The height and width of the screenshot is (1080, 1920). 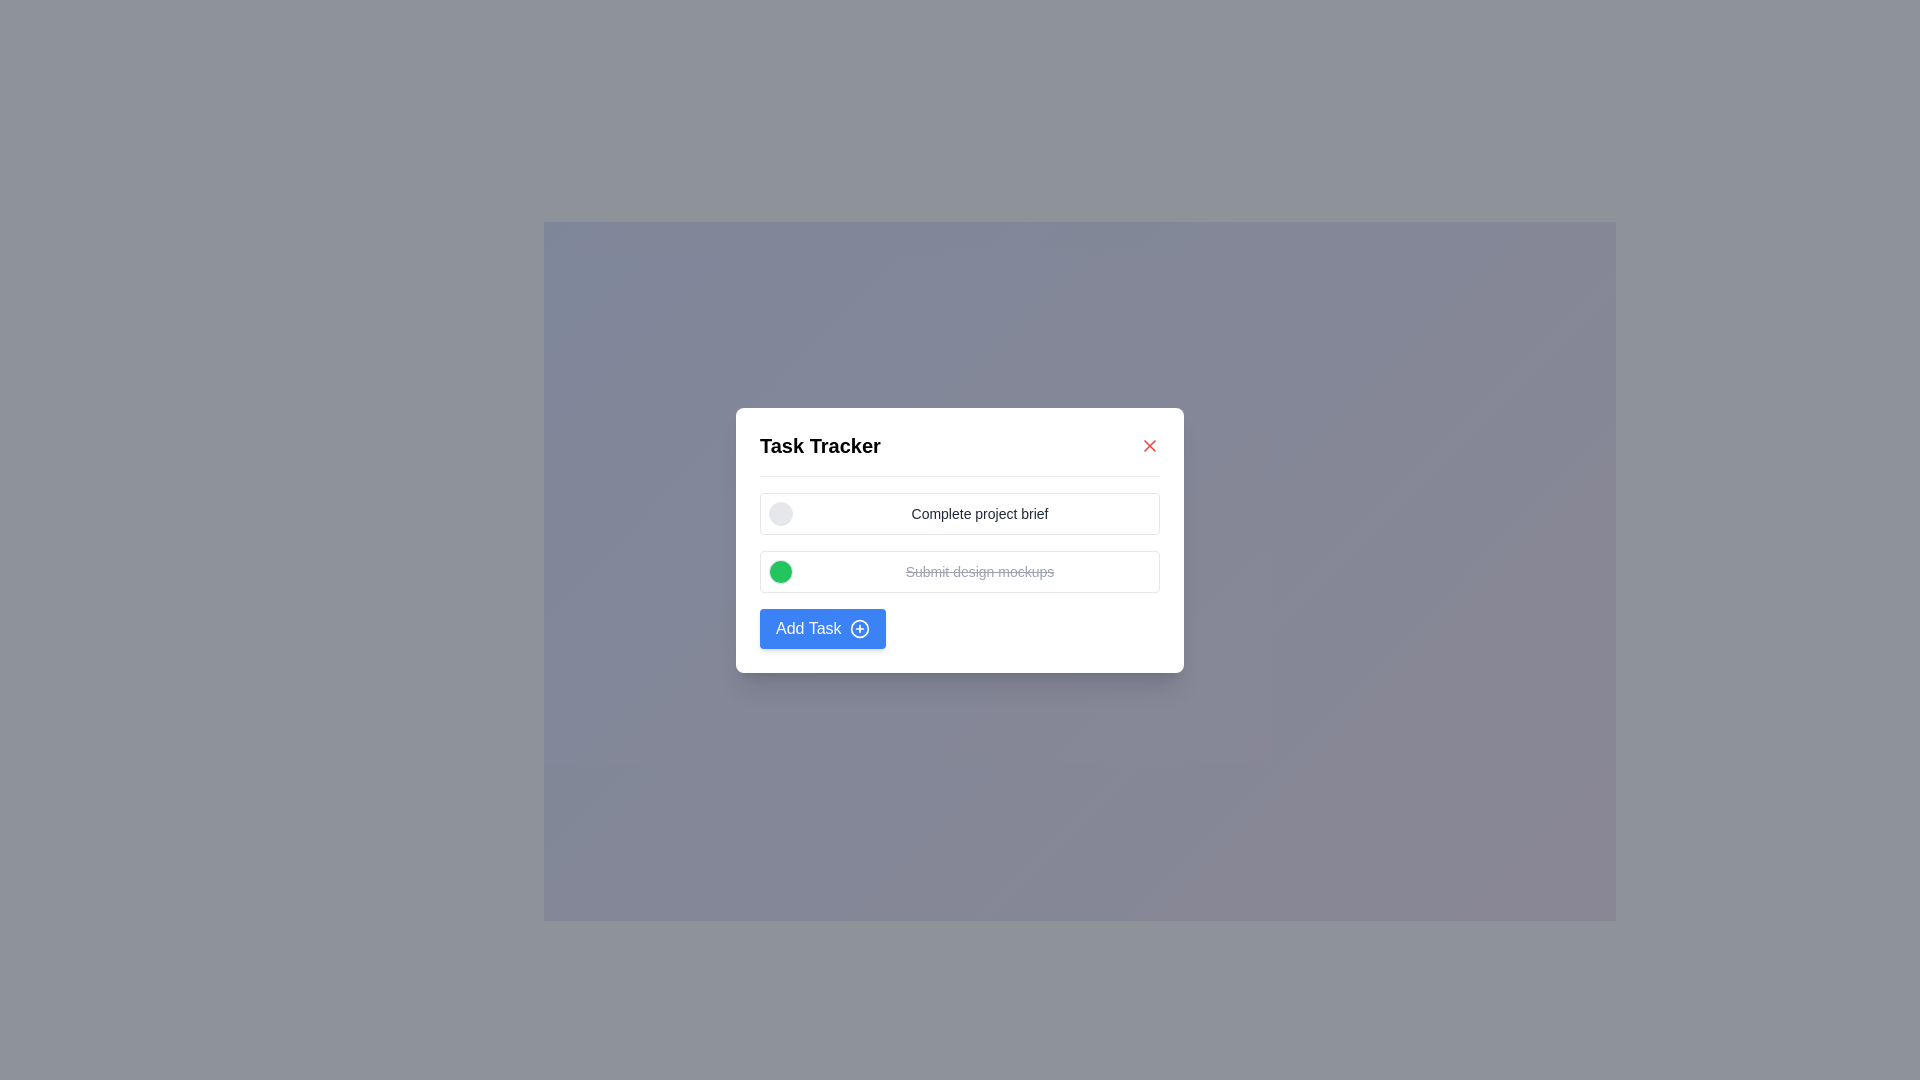 What do you see at coordinates (1150, 443) in the screenshot?
I see `the Close icon represented by a diagonal cross in the top-right corner of the 'Task Tracker' modal` at bounding box center [1150, 443].